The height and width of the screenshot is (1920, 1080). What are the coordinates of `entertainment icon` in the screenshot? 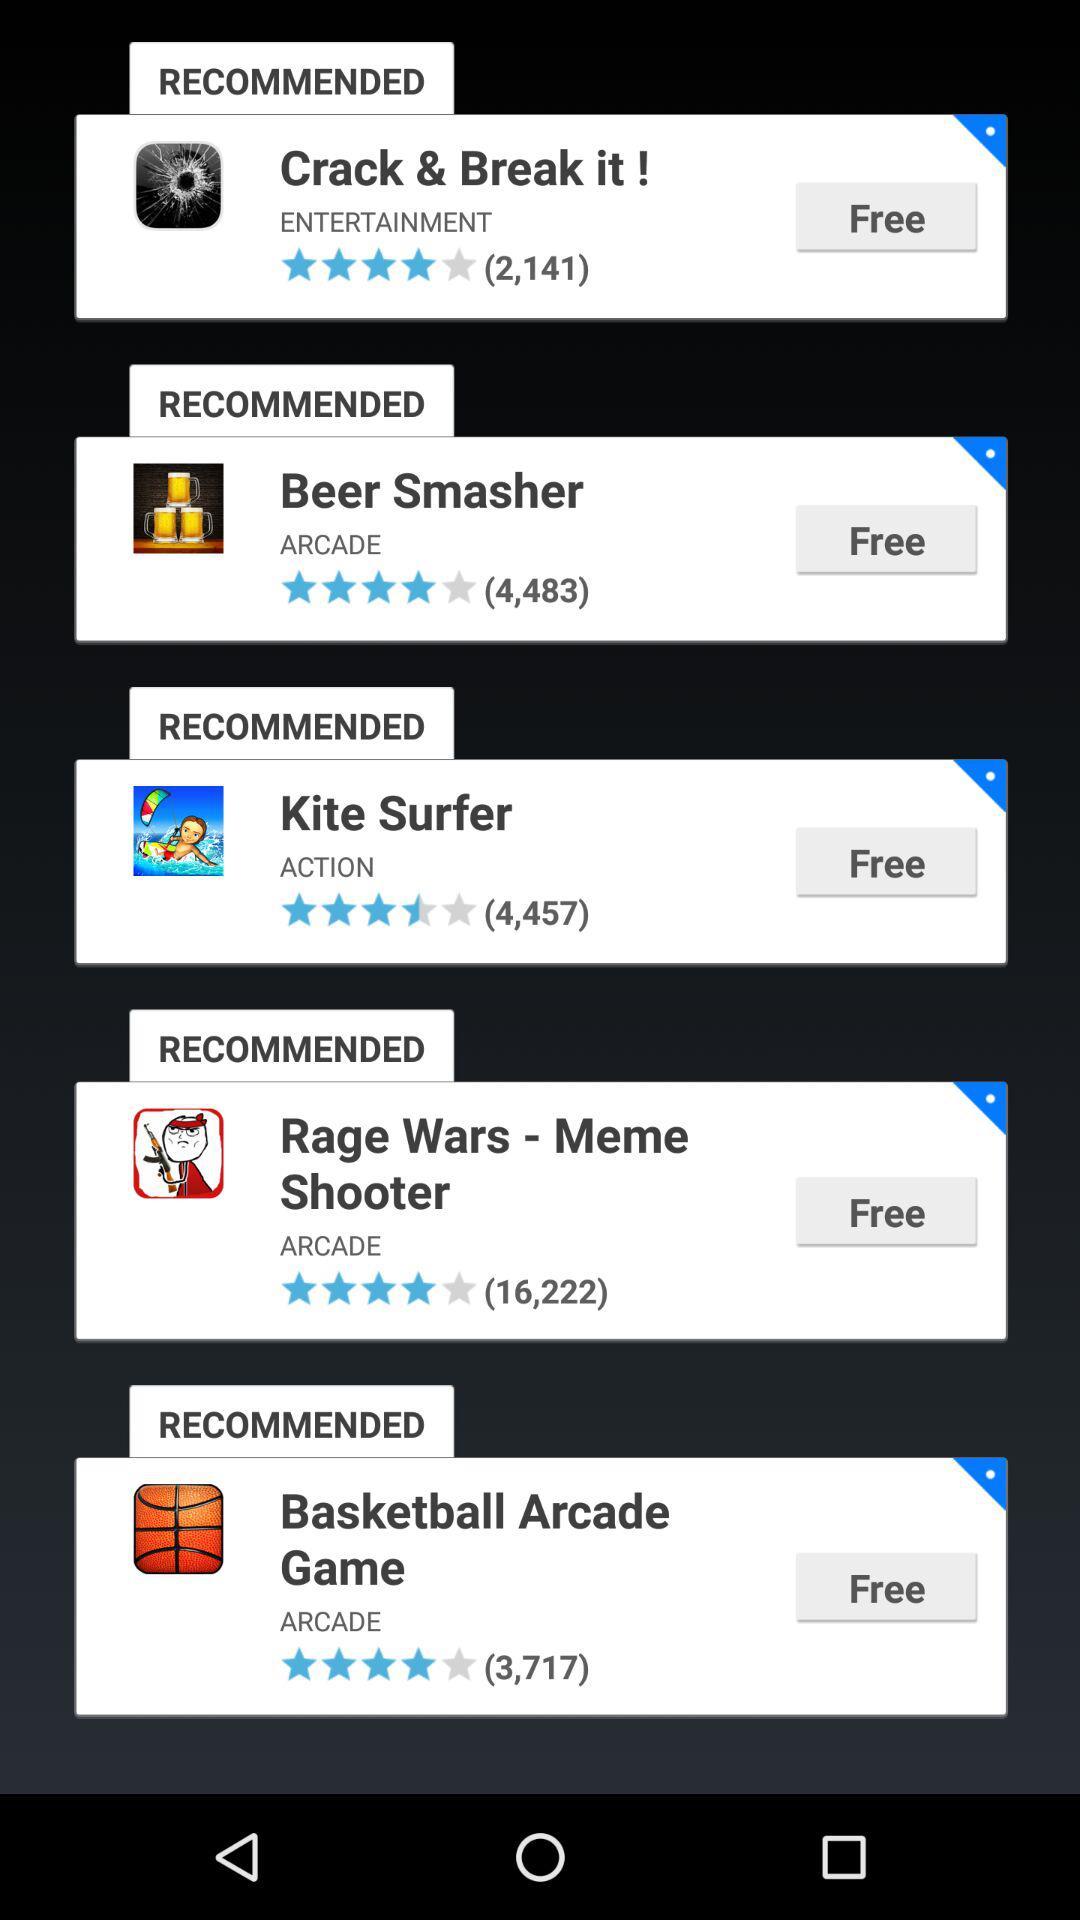 It's located at (523, 218).